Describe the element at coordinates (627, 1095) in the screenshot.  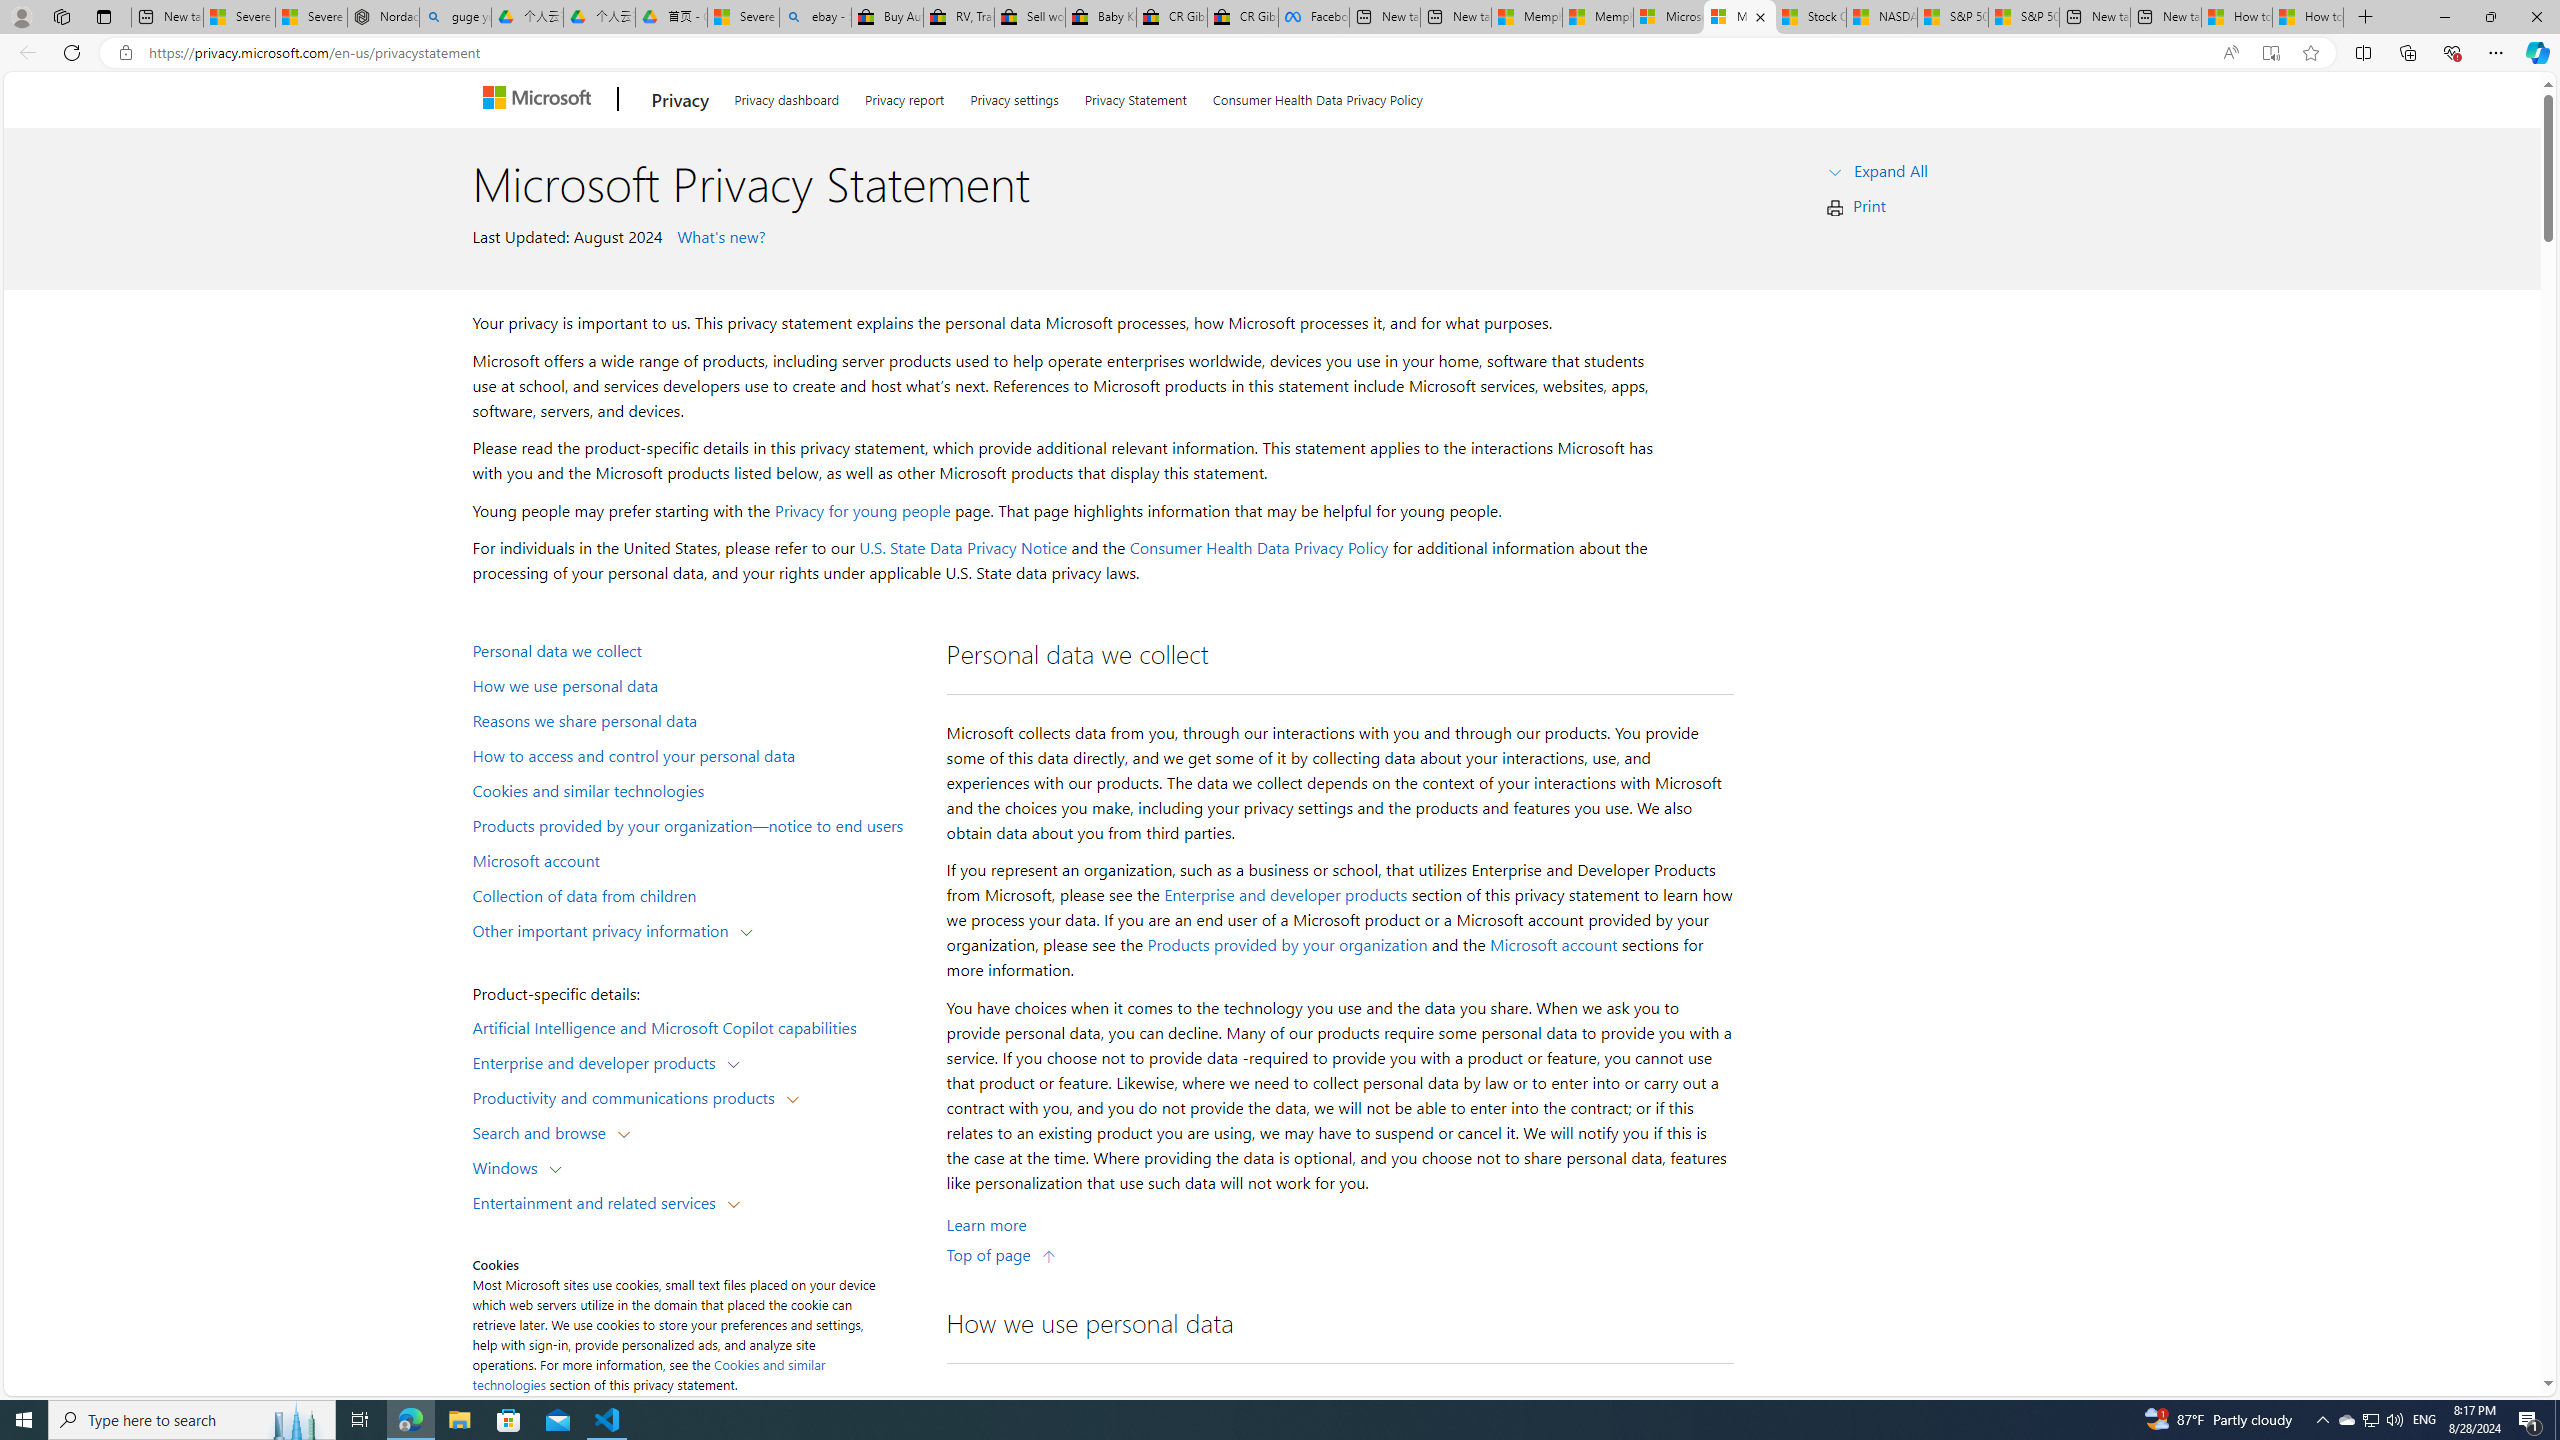
I see `'Productivity and communications products'` at that location.